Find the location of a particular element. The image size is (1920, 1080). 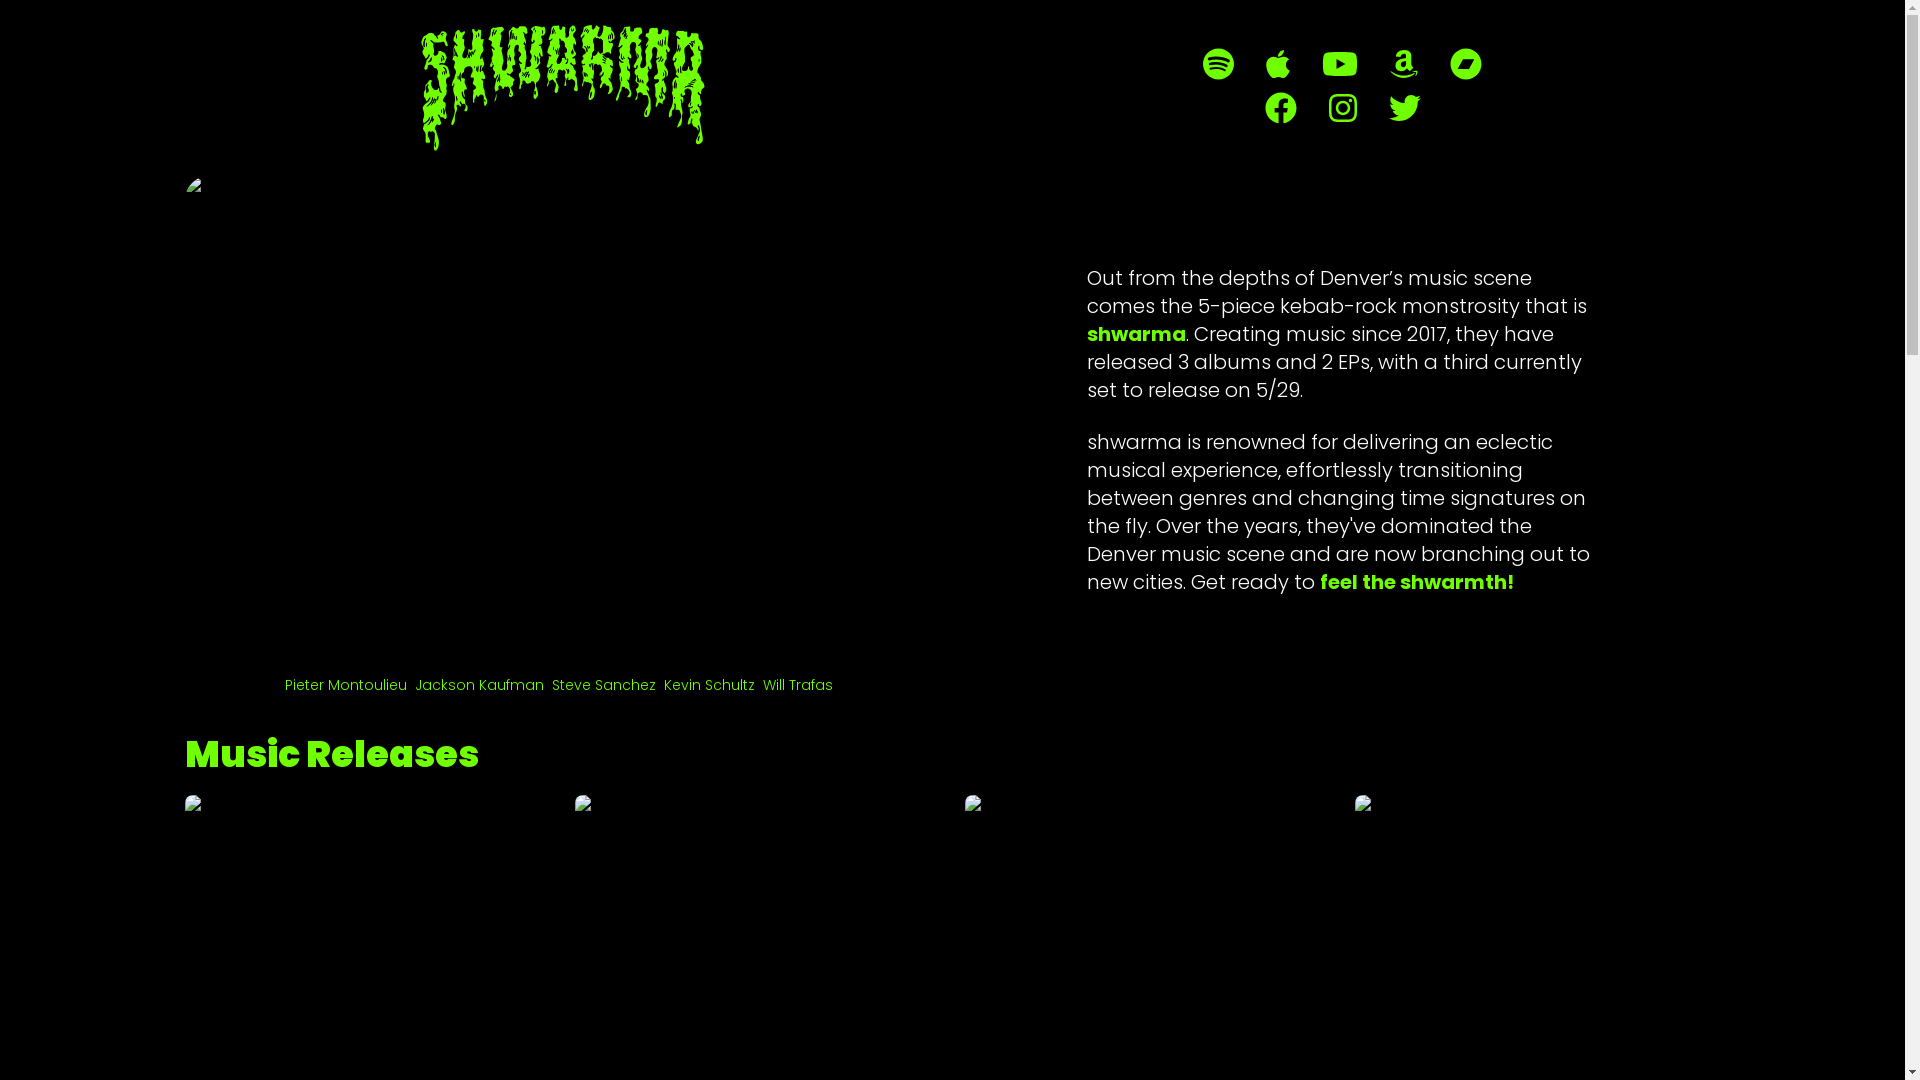

'Amazon Music' is located at coordinates (1389, 63).